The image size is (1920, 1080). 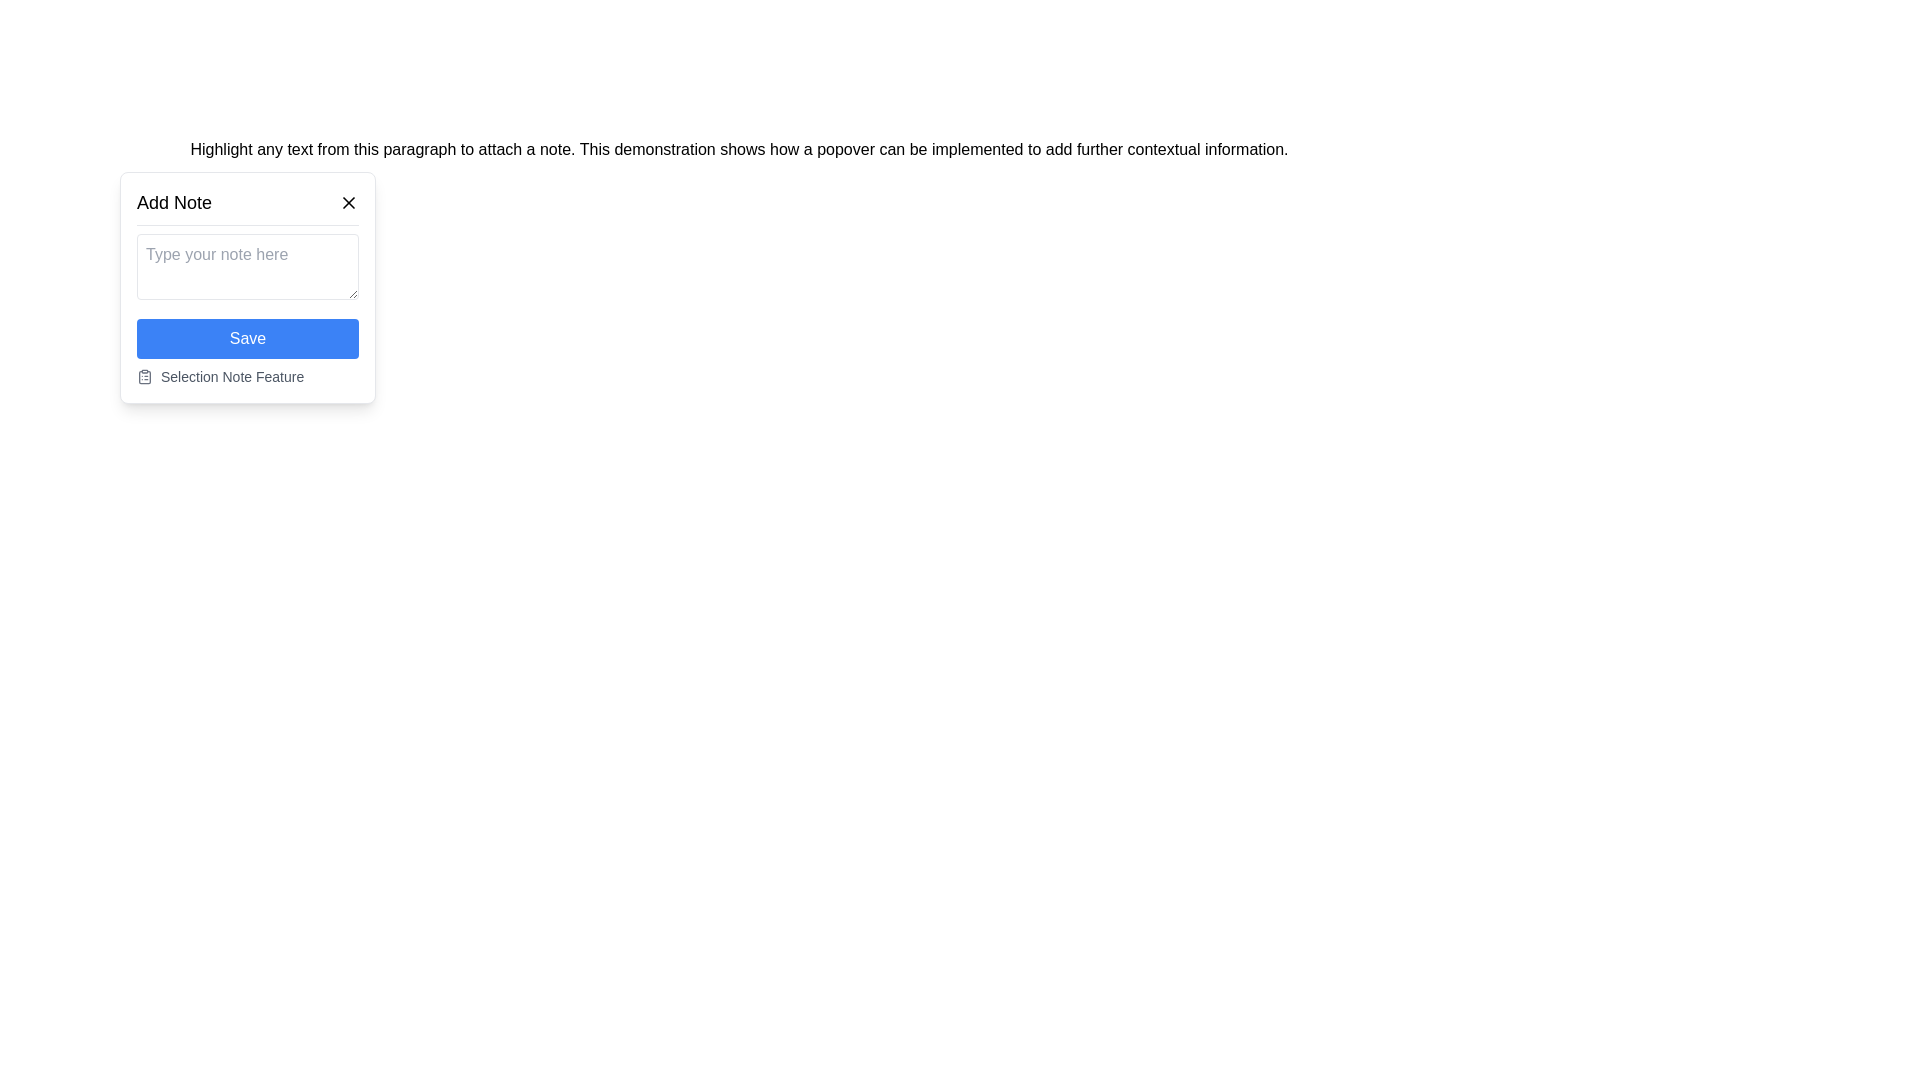 I want to click on the informational label located at the bottom of the 'Add Note' popover, directly beneath the 'Save' button, so click(x=247, y=377).